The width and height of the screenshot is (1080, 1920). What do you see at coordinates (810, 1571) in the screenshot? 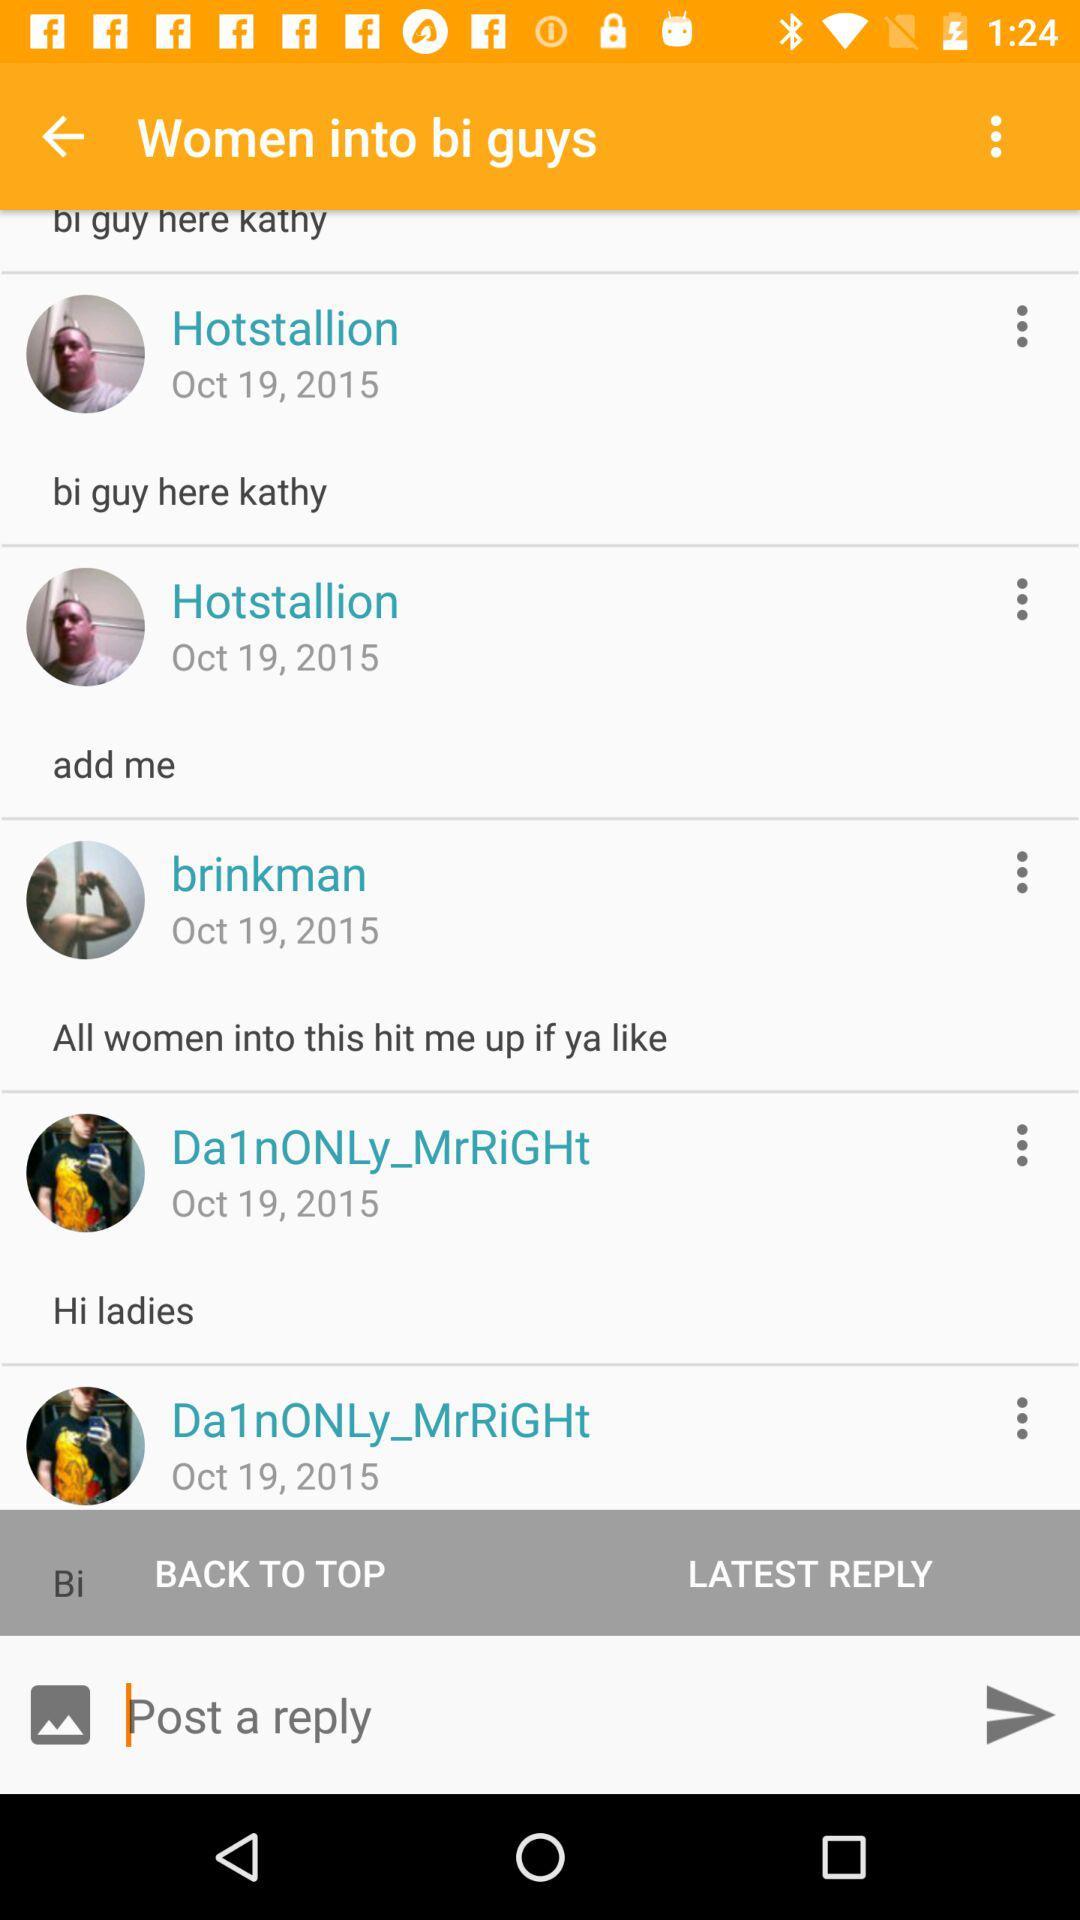
I see `the icon below the da1nonly_mrright icon` at bounding box center [810, 1571].